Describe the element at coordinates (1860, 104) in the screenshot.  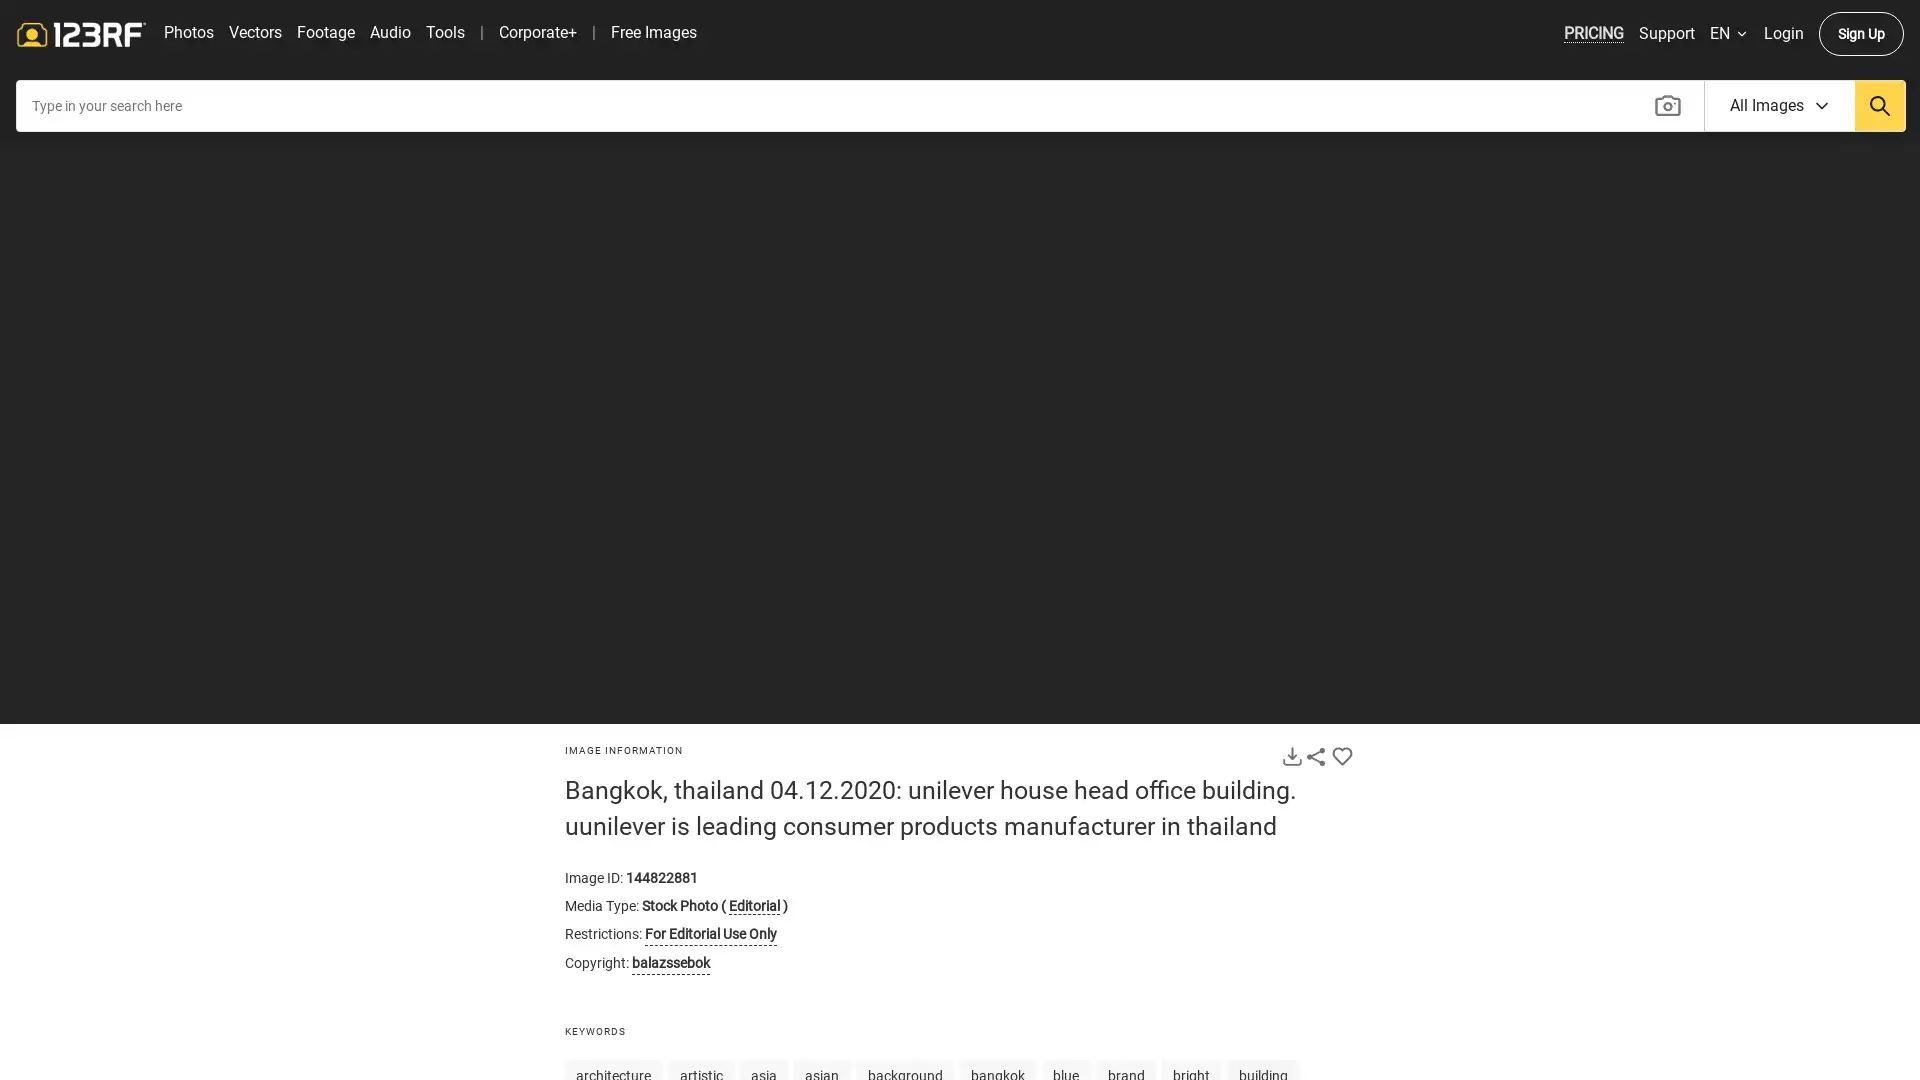
I see `Sign Up` at that location.